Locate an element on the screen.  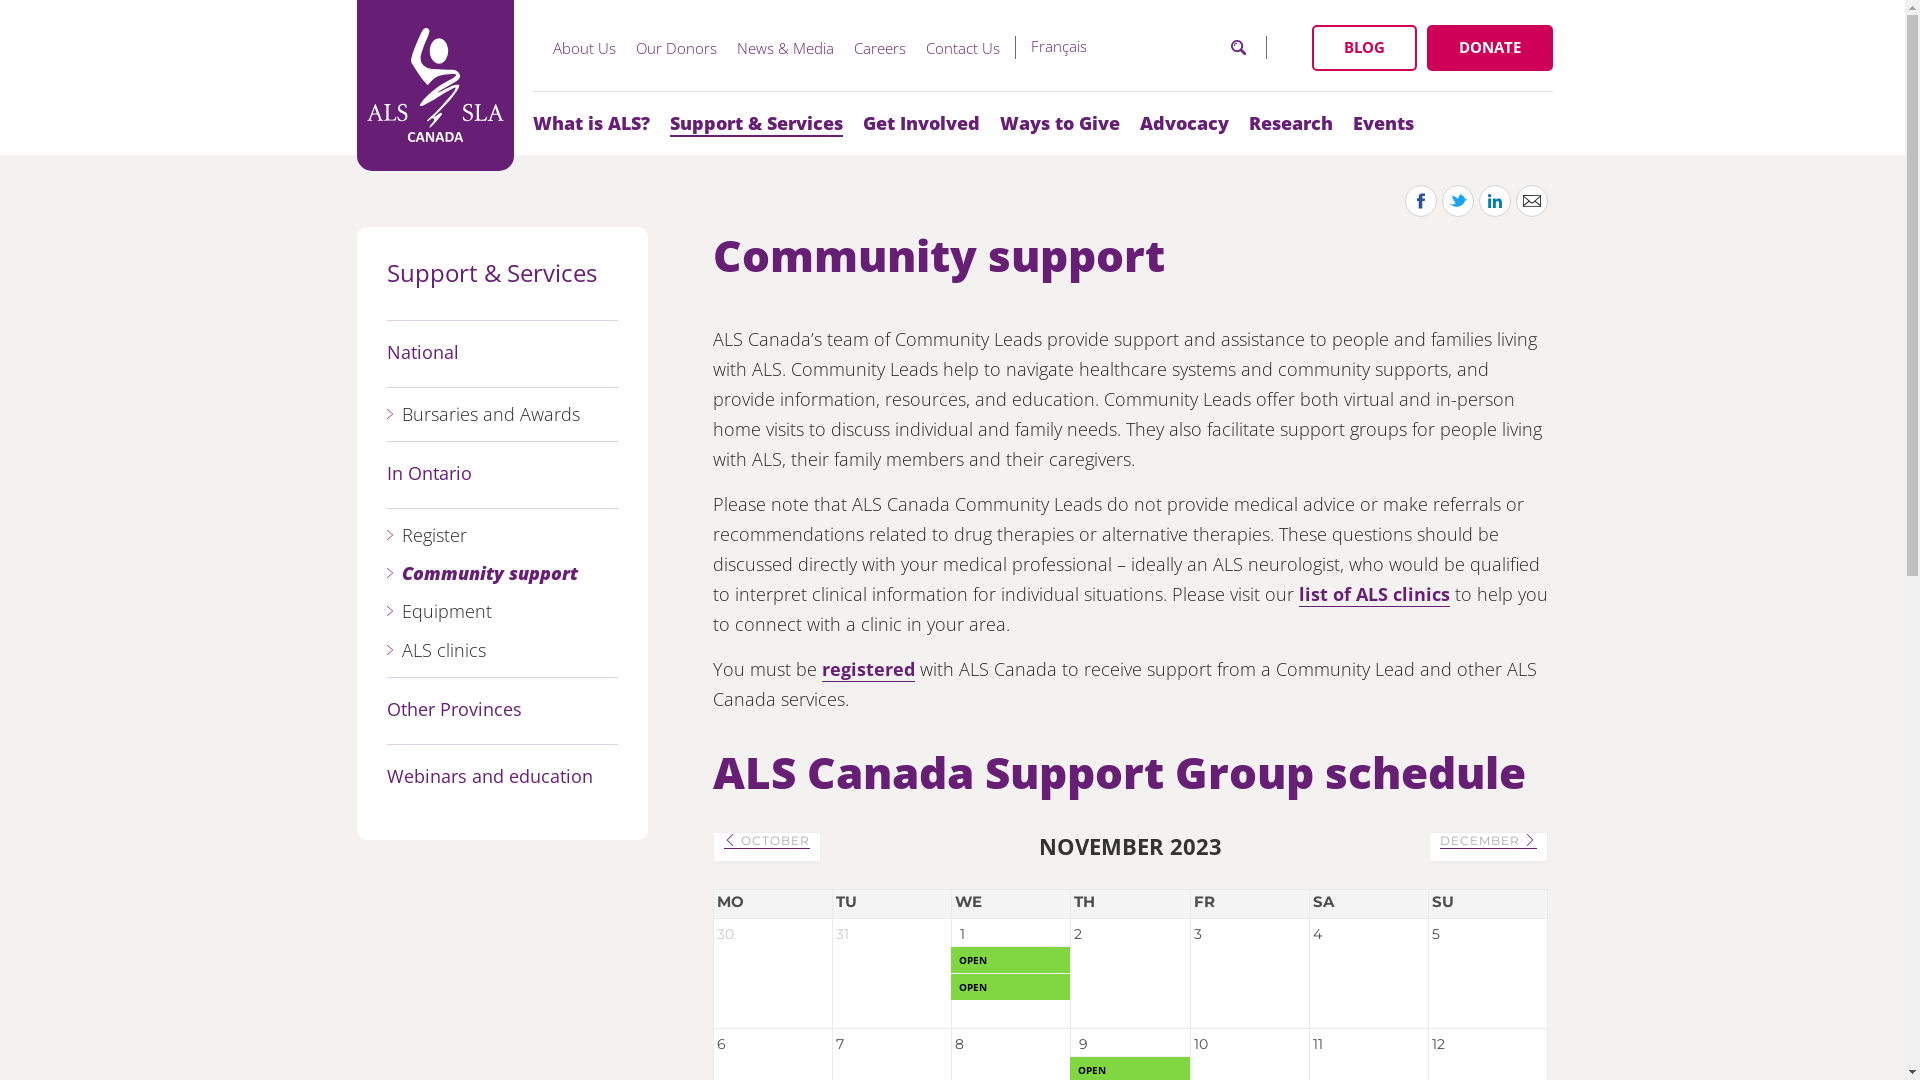
'Contact Us' is located at coordinates (963, 47).